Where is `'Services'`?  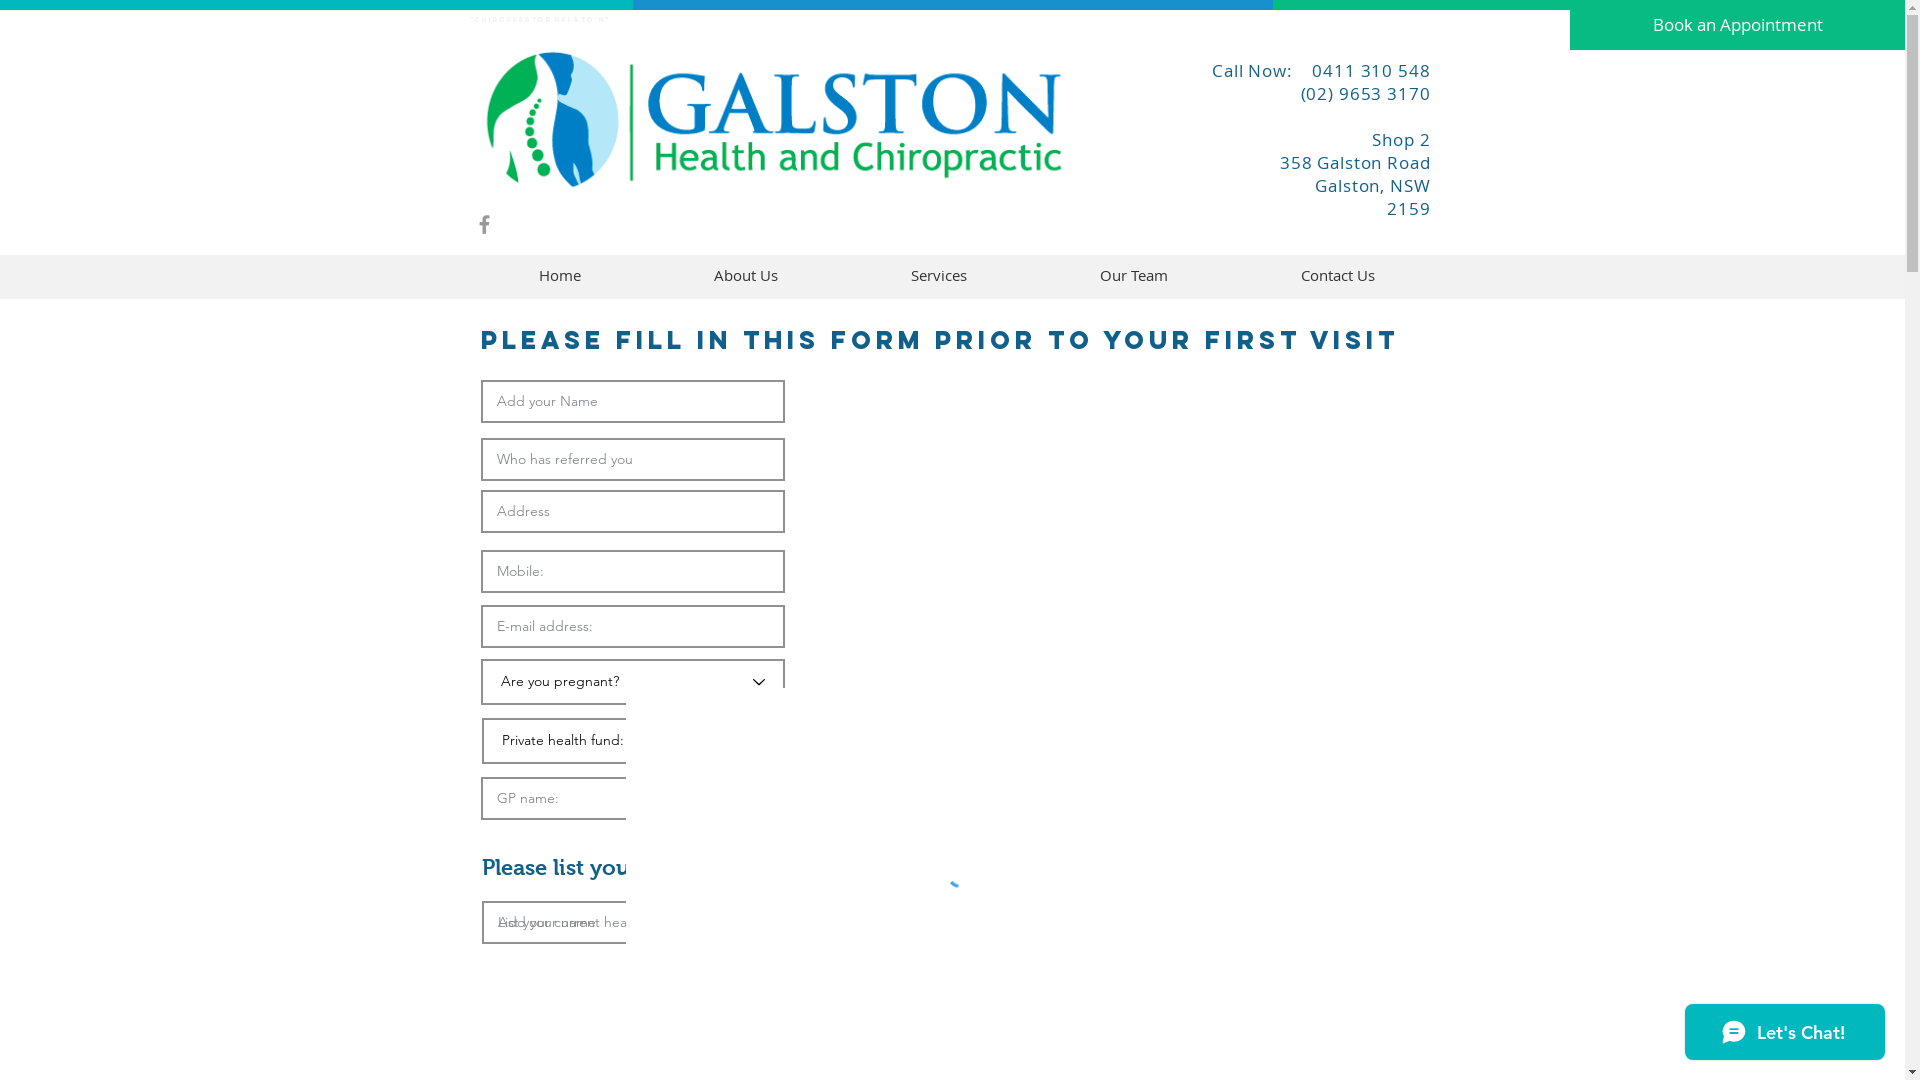
'Services' is located at coordinates (937, 275).